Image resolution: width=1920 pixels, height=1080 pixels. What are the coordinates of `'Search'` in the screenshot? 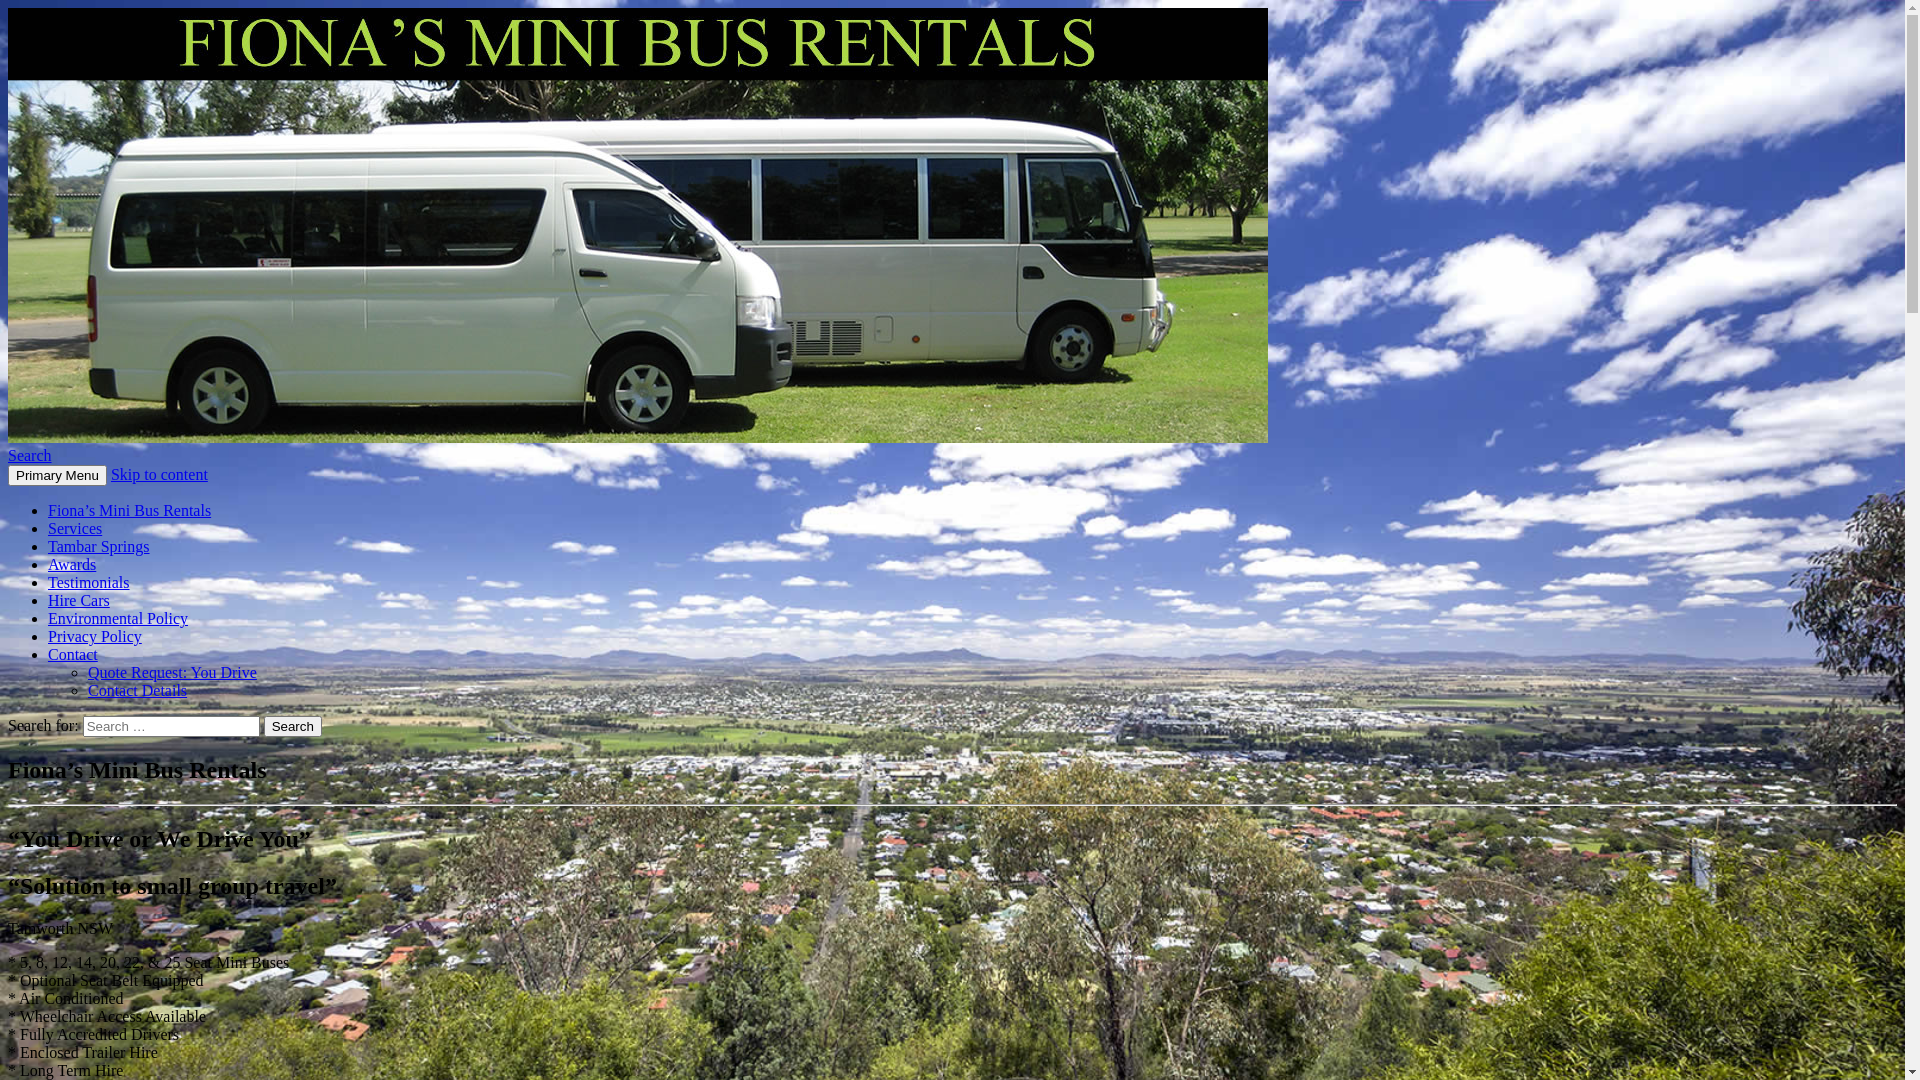 It's located at (291, 726).